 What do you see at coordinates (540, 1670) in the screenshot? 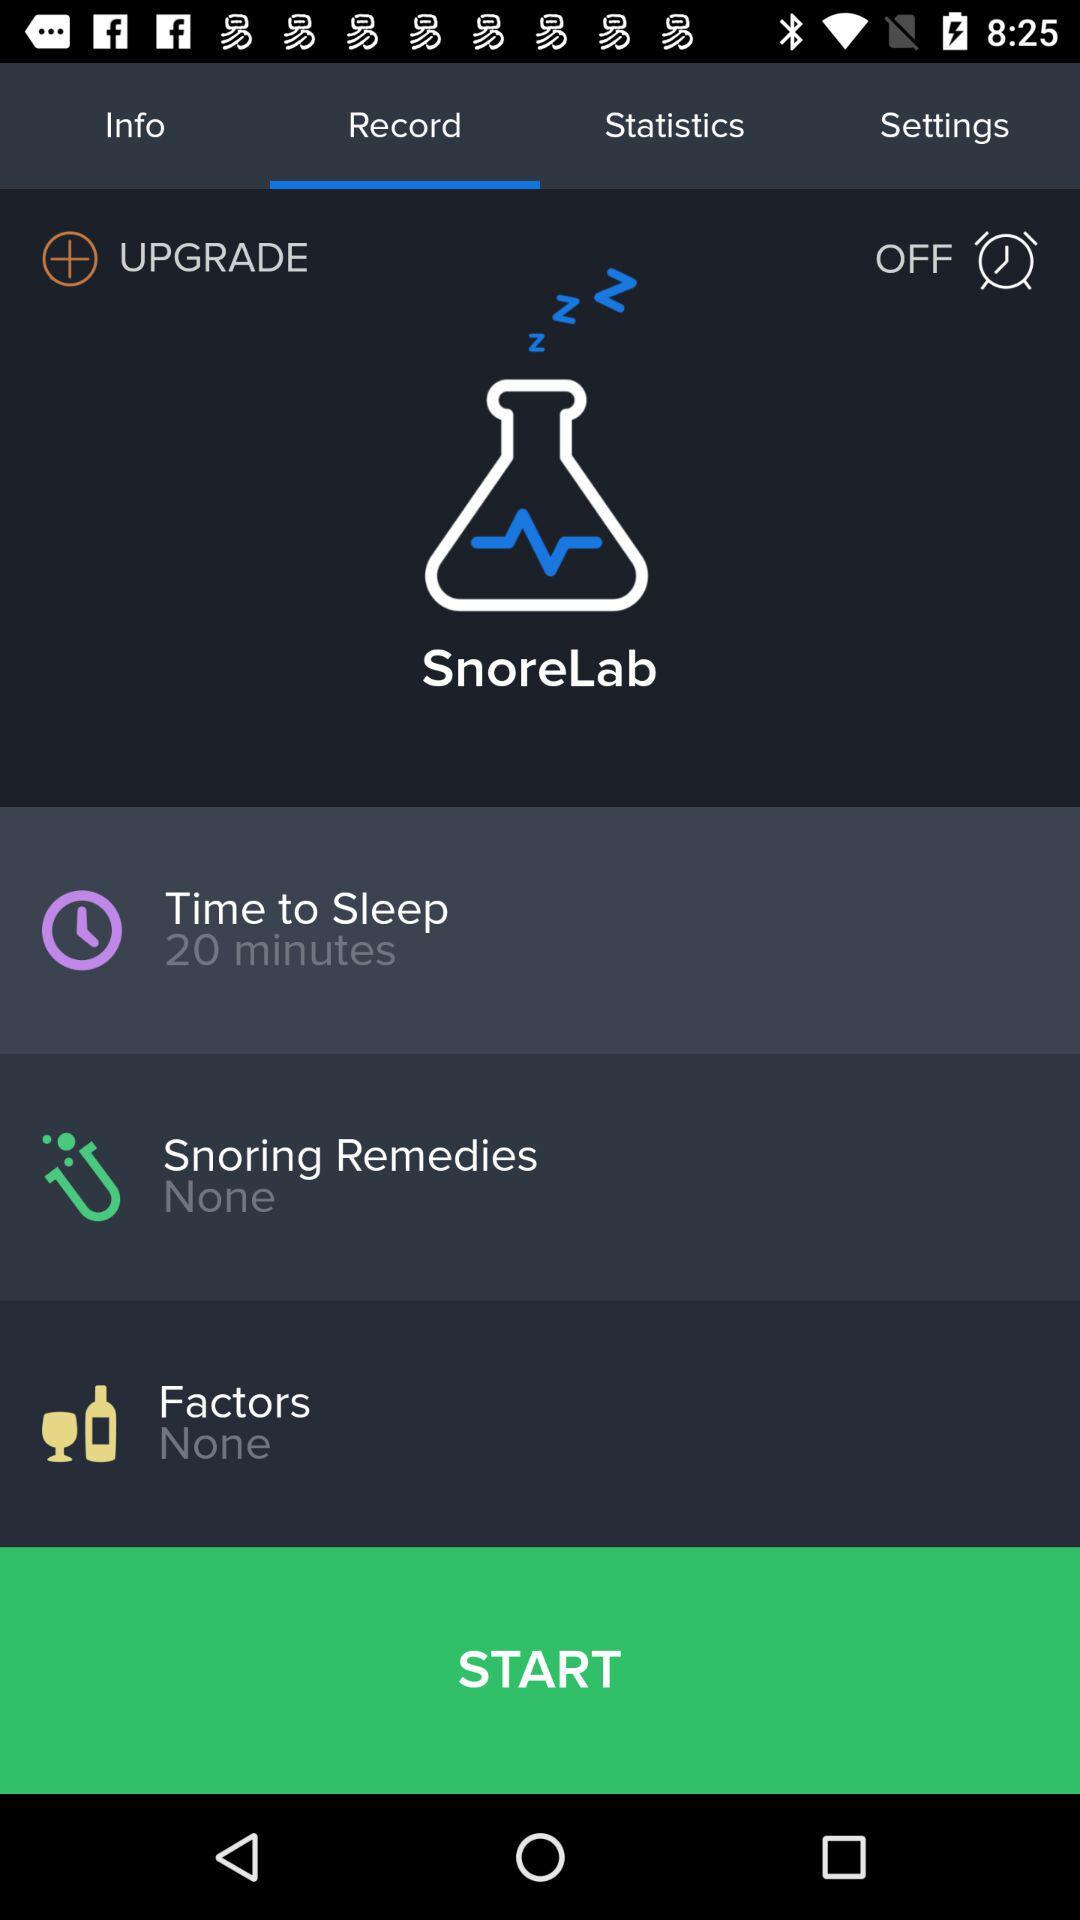
I see `start icon` at bounding box center [540, 1670].